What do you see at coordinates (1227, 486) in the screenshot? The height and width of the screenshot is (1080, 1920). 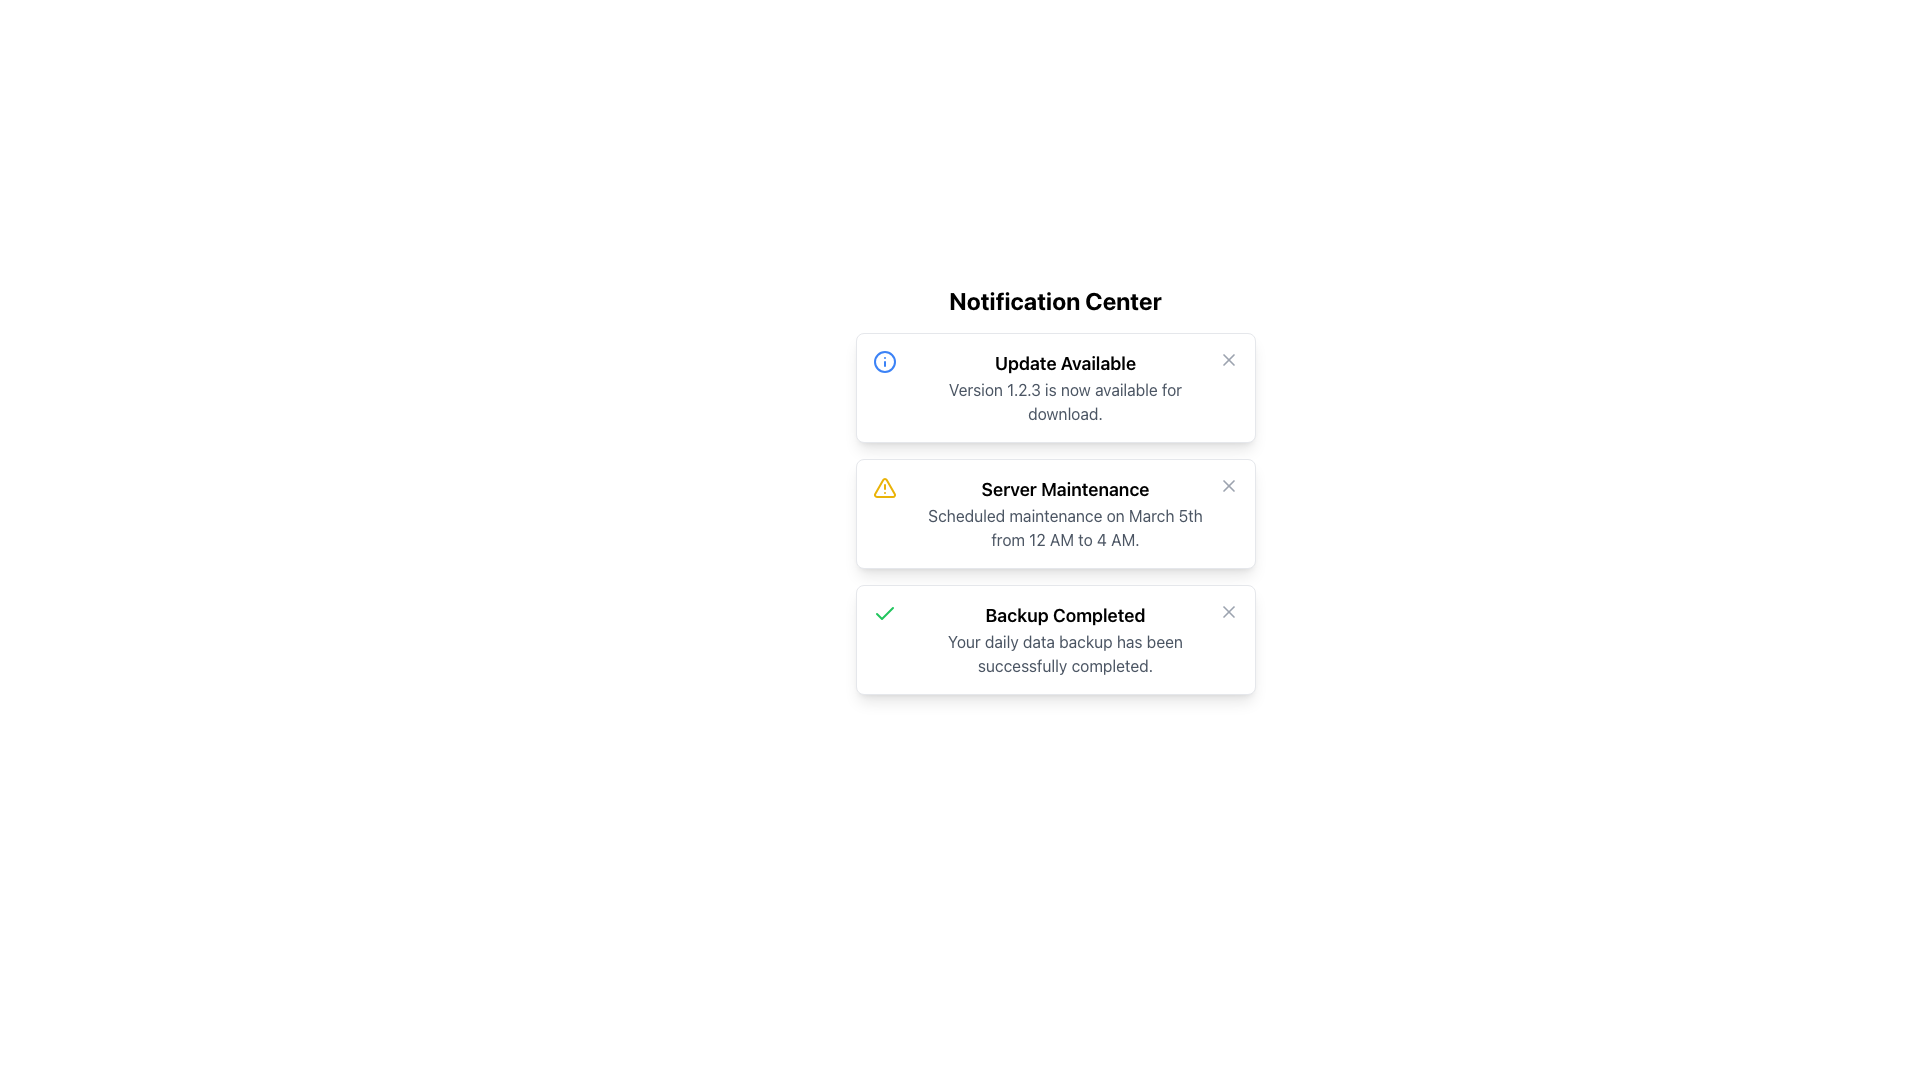 I see `the close button located in the top-right corner of the 'Server Maintenance' notification card` at bounding box center [1227, 486].